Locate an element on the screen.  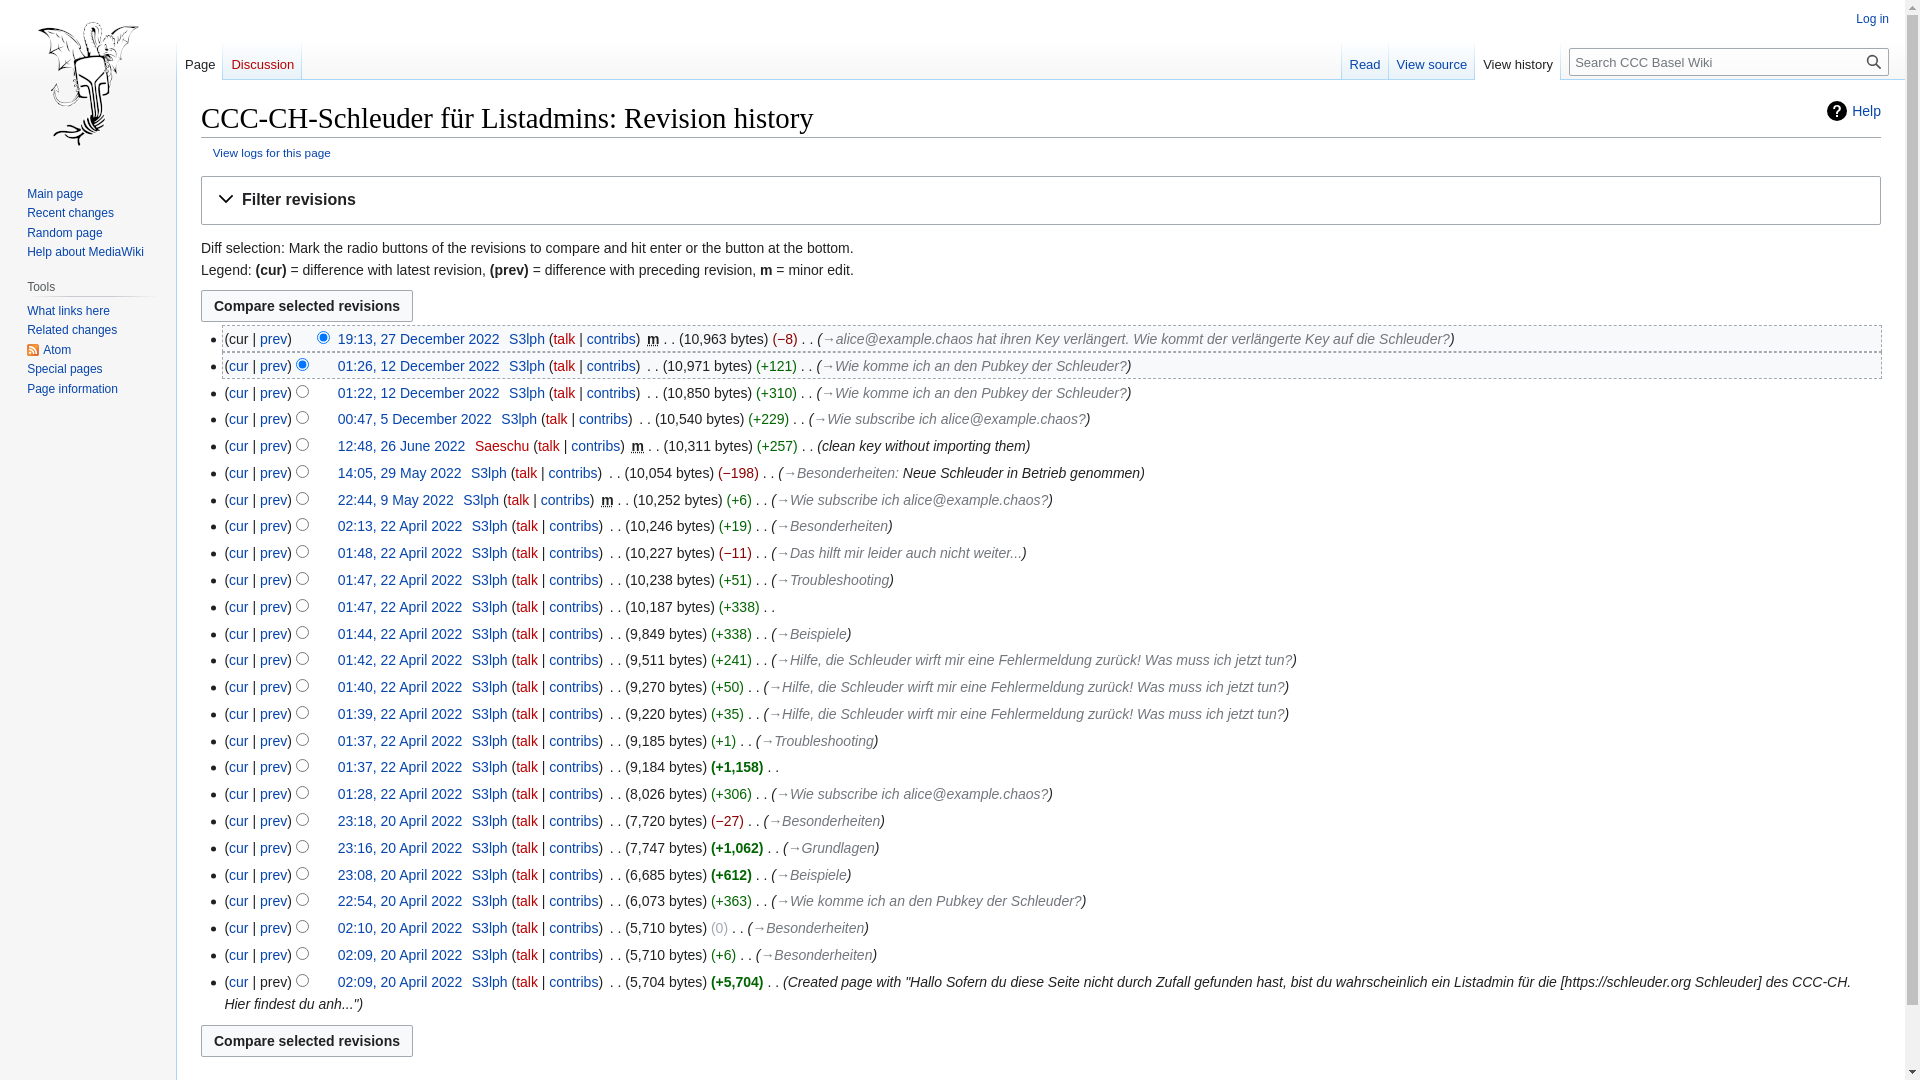
'Recent changes' is located at coordinates (27, 212).